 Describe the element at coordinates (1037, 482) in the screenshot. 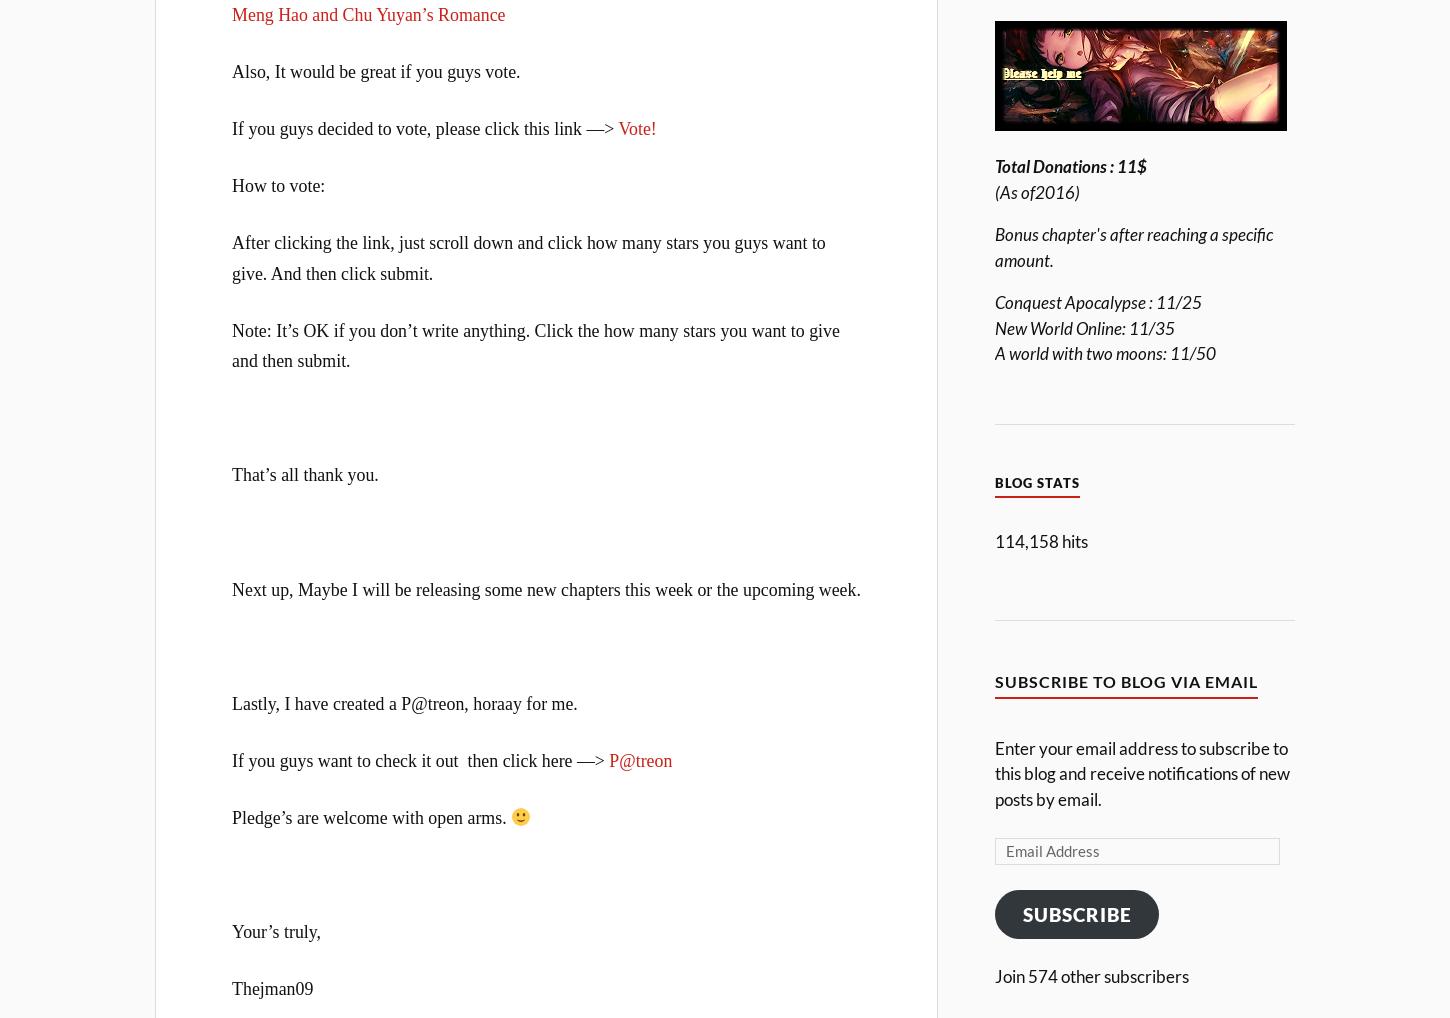

I see `'Blog Stats'` at that location.